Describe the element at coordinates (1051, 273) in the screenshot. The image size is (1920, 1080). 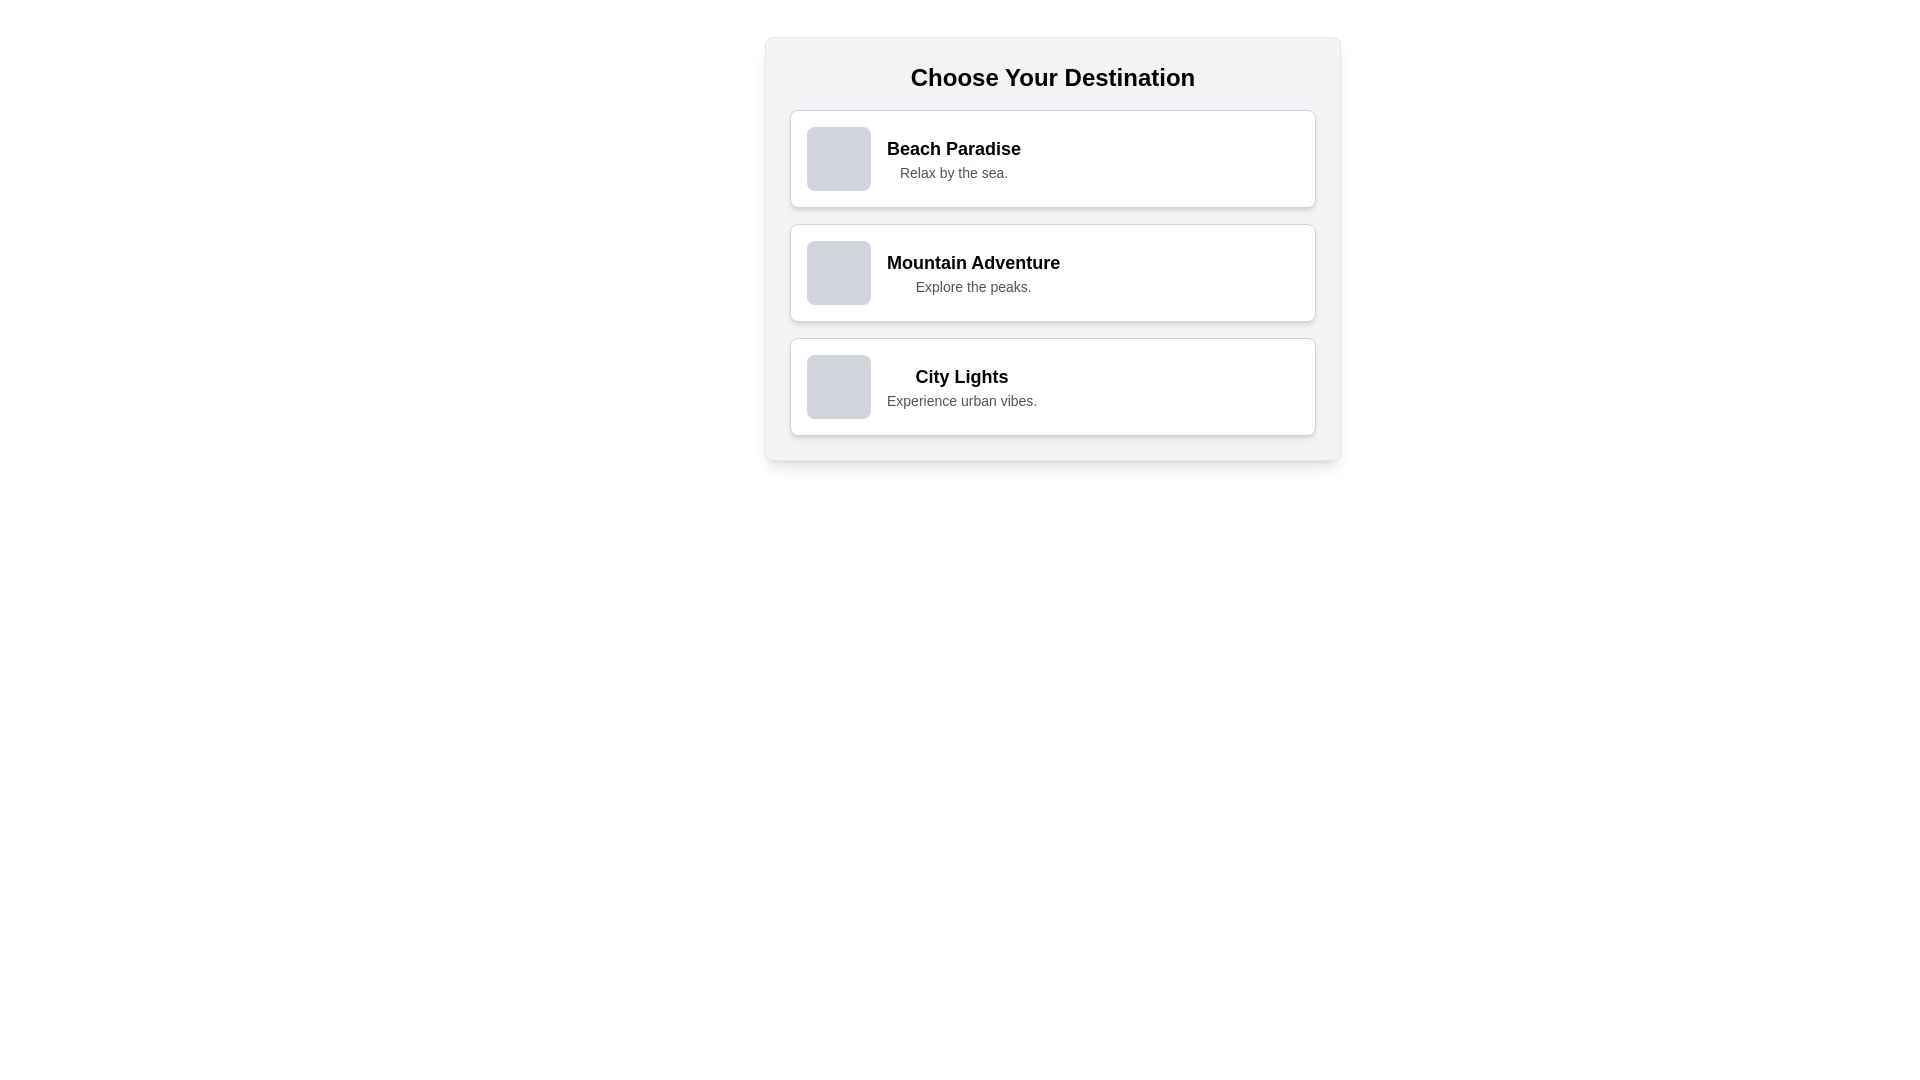
I see `the 'Mountain Adventure' selection card, which is the second item in a vertically stacked list of options` at that location.